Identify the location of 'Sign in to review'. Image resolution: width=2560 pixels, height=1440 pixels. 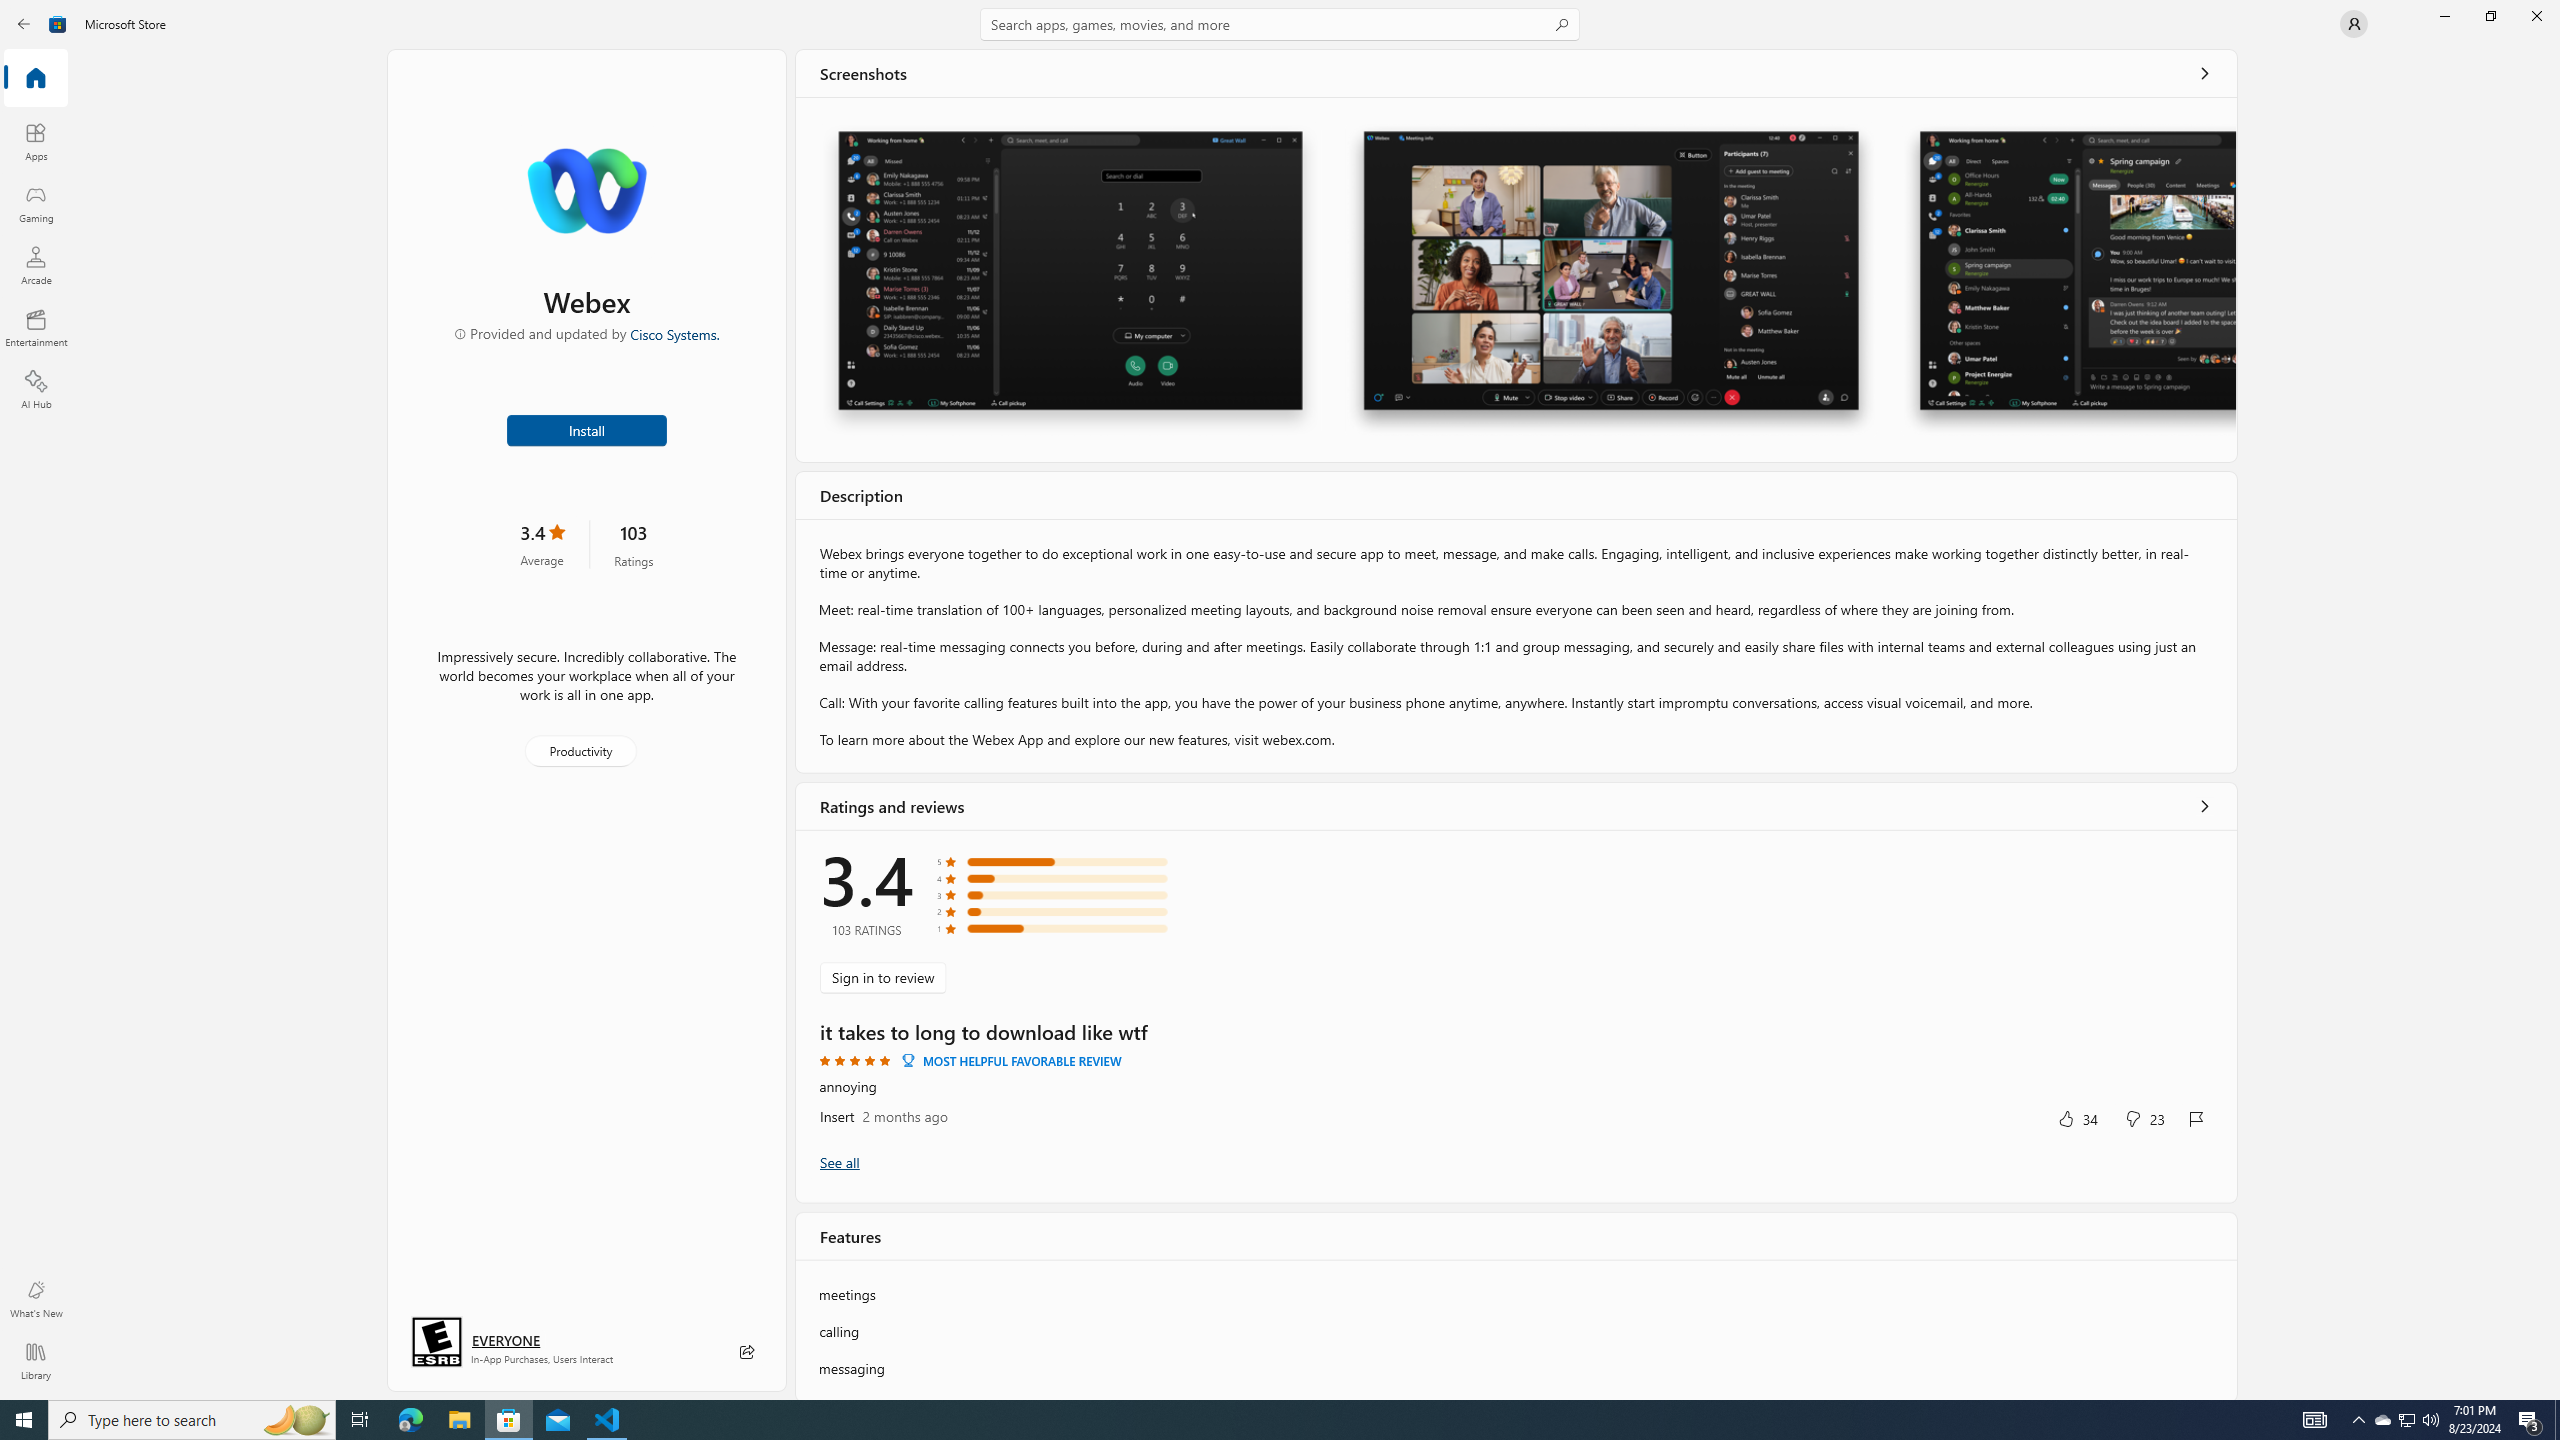
(882, 976).